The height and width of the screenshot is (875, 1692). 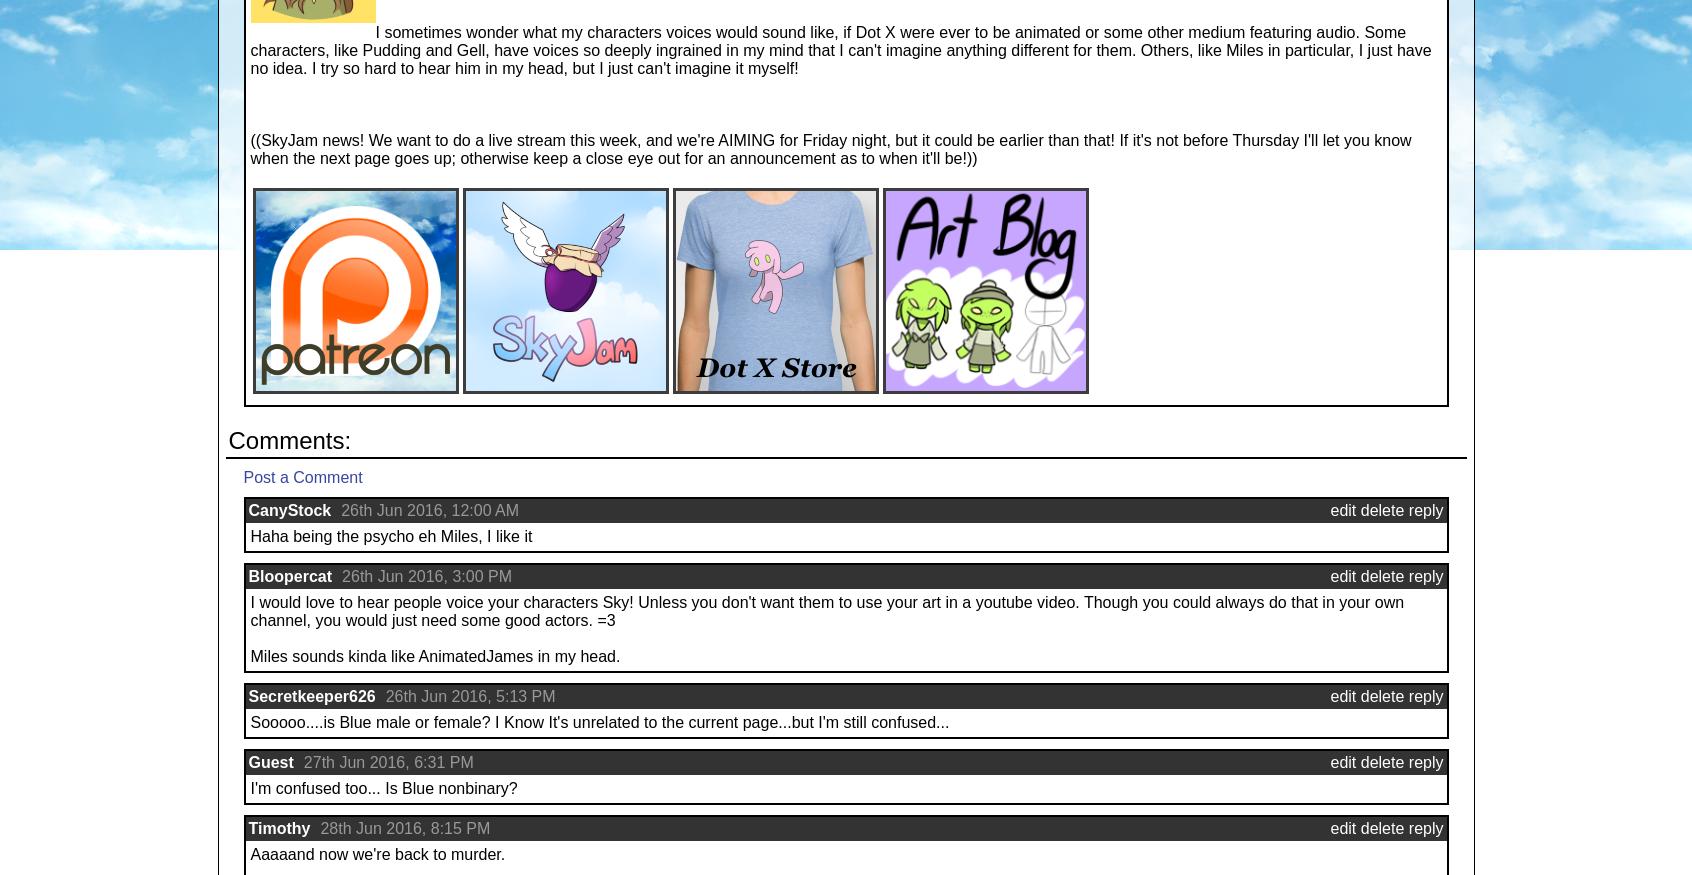 What do you see at coordinates (279, 828) in the screenshot?
I see `'Timothy'` at bounding box center [279, 828].